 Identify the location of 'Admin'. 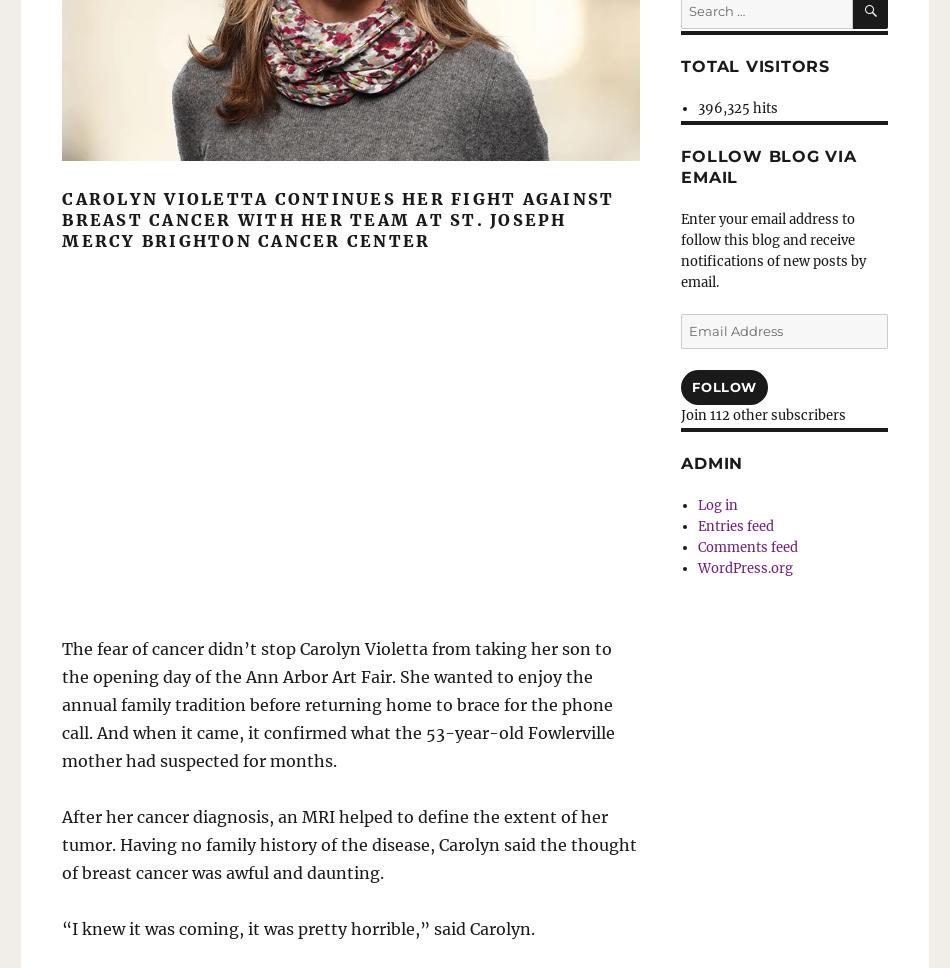
(712, 461).